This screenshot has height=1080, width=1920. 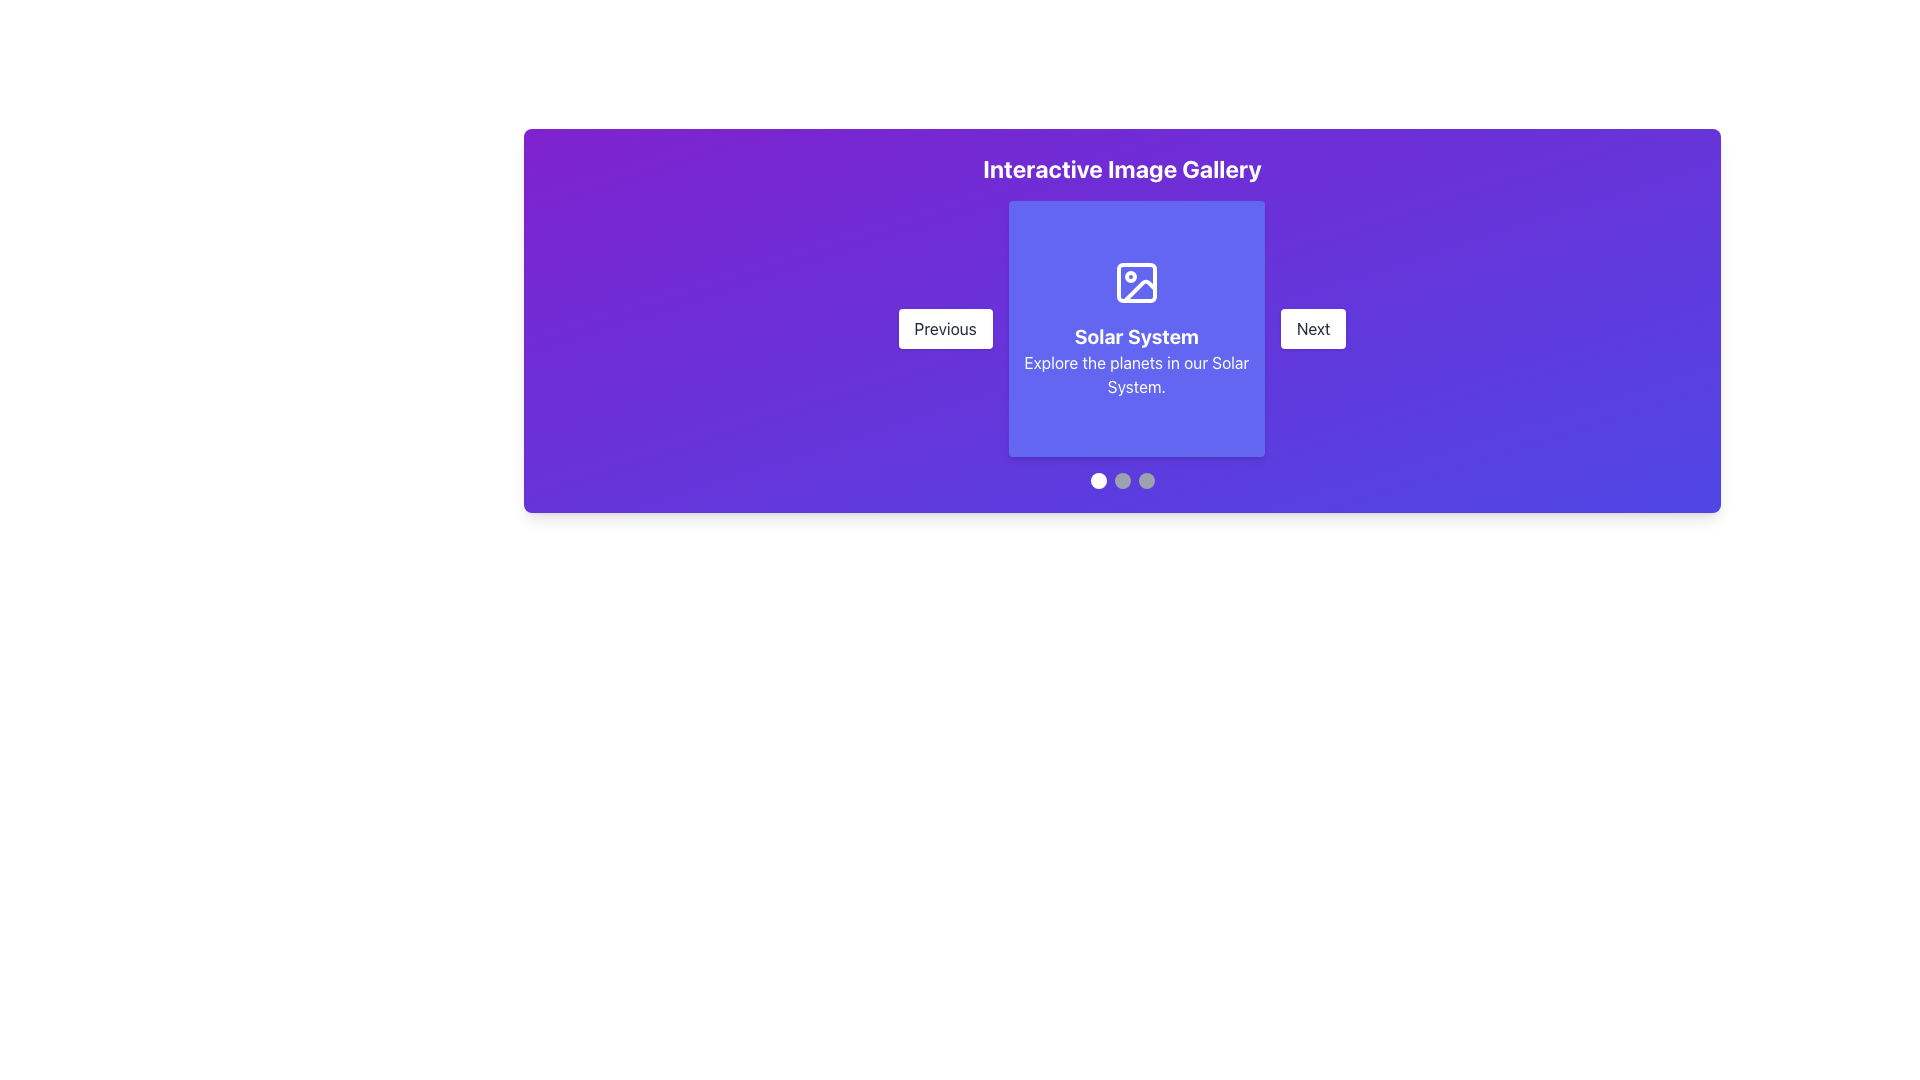 What do you see at coordinates (1122, 168) in the screenshot?
I see `the static text header 'Interactive Image Gallery' which is styled in a bold, large font and located at the top of a gradient background panel` at bounding box center [1122, 168].